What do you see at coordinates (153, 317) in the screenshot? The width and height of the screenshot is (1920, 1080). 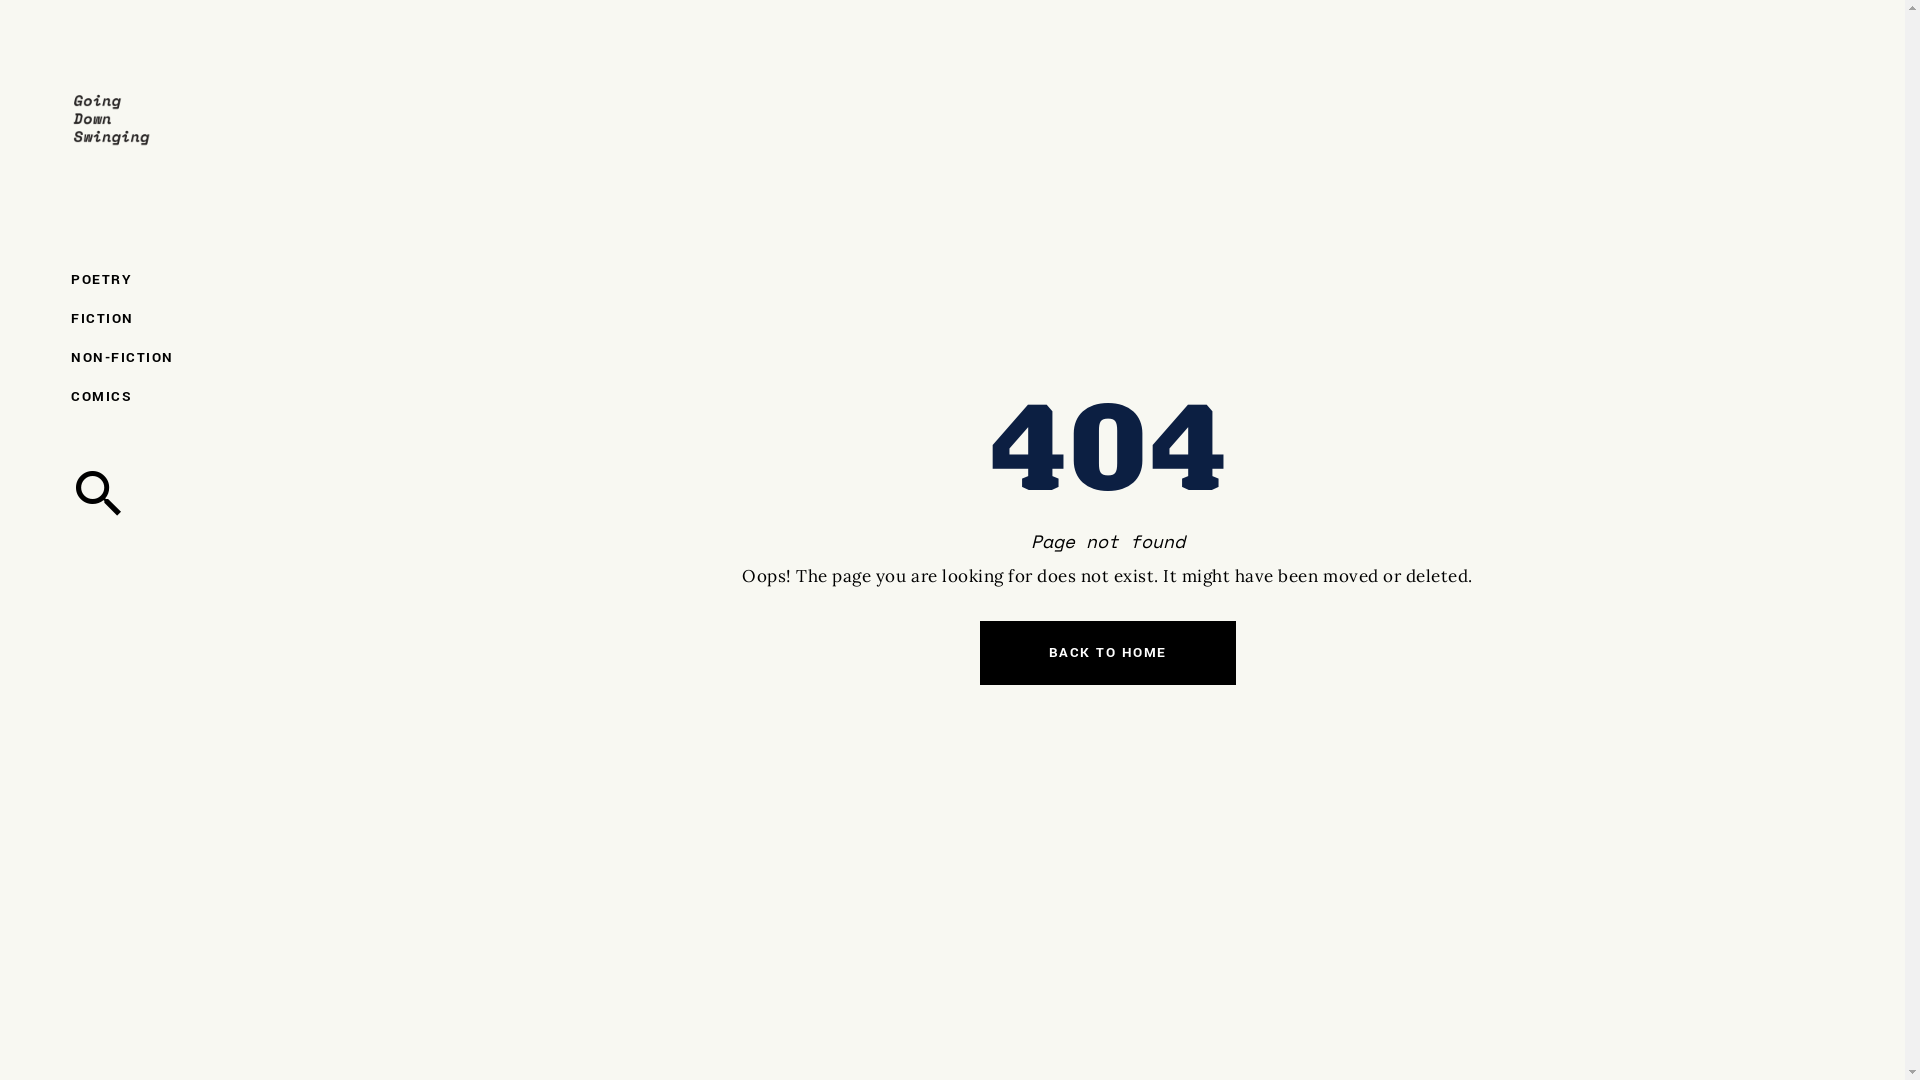 I see `'FICTION'` at bounding box center [153, 317].